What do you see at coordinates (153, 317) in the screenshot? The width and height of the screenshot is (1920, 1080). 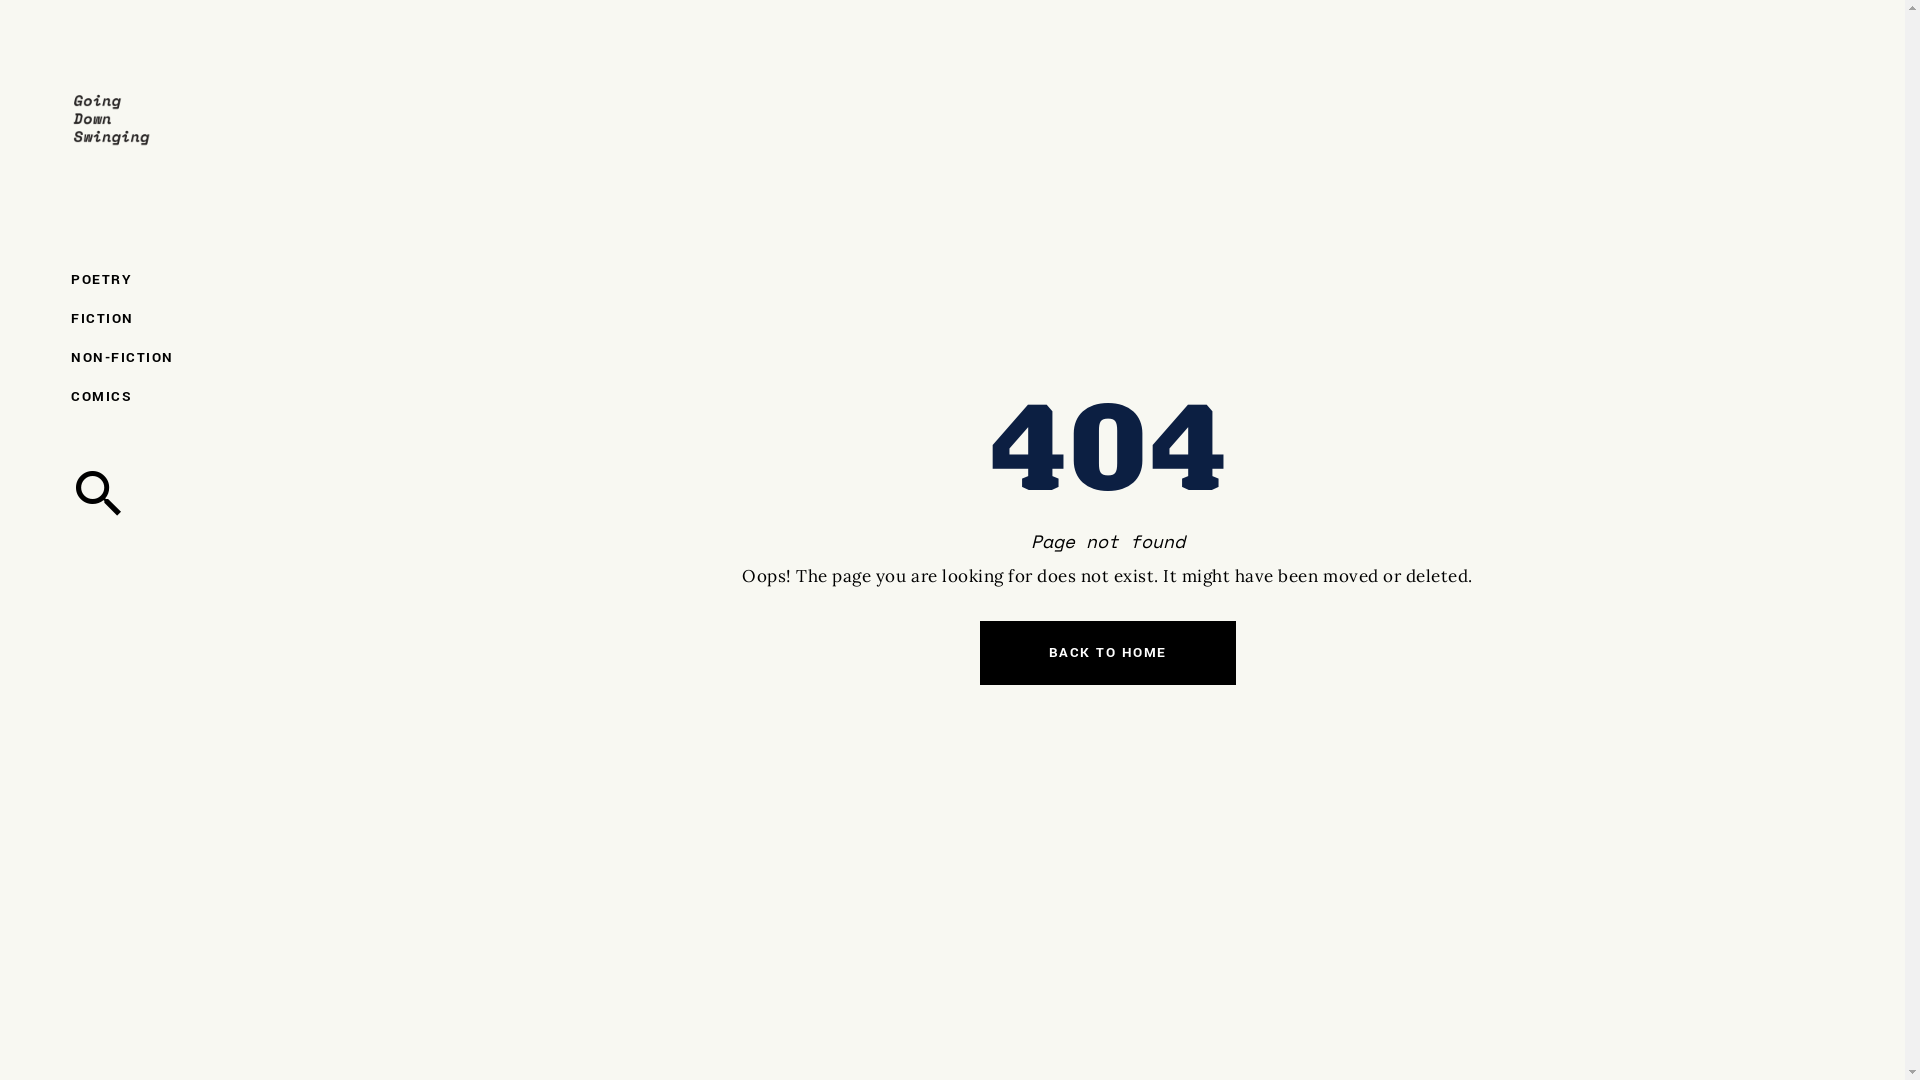 I see `'FICTION'` at bounding box center [153, 317].